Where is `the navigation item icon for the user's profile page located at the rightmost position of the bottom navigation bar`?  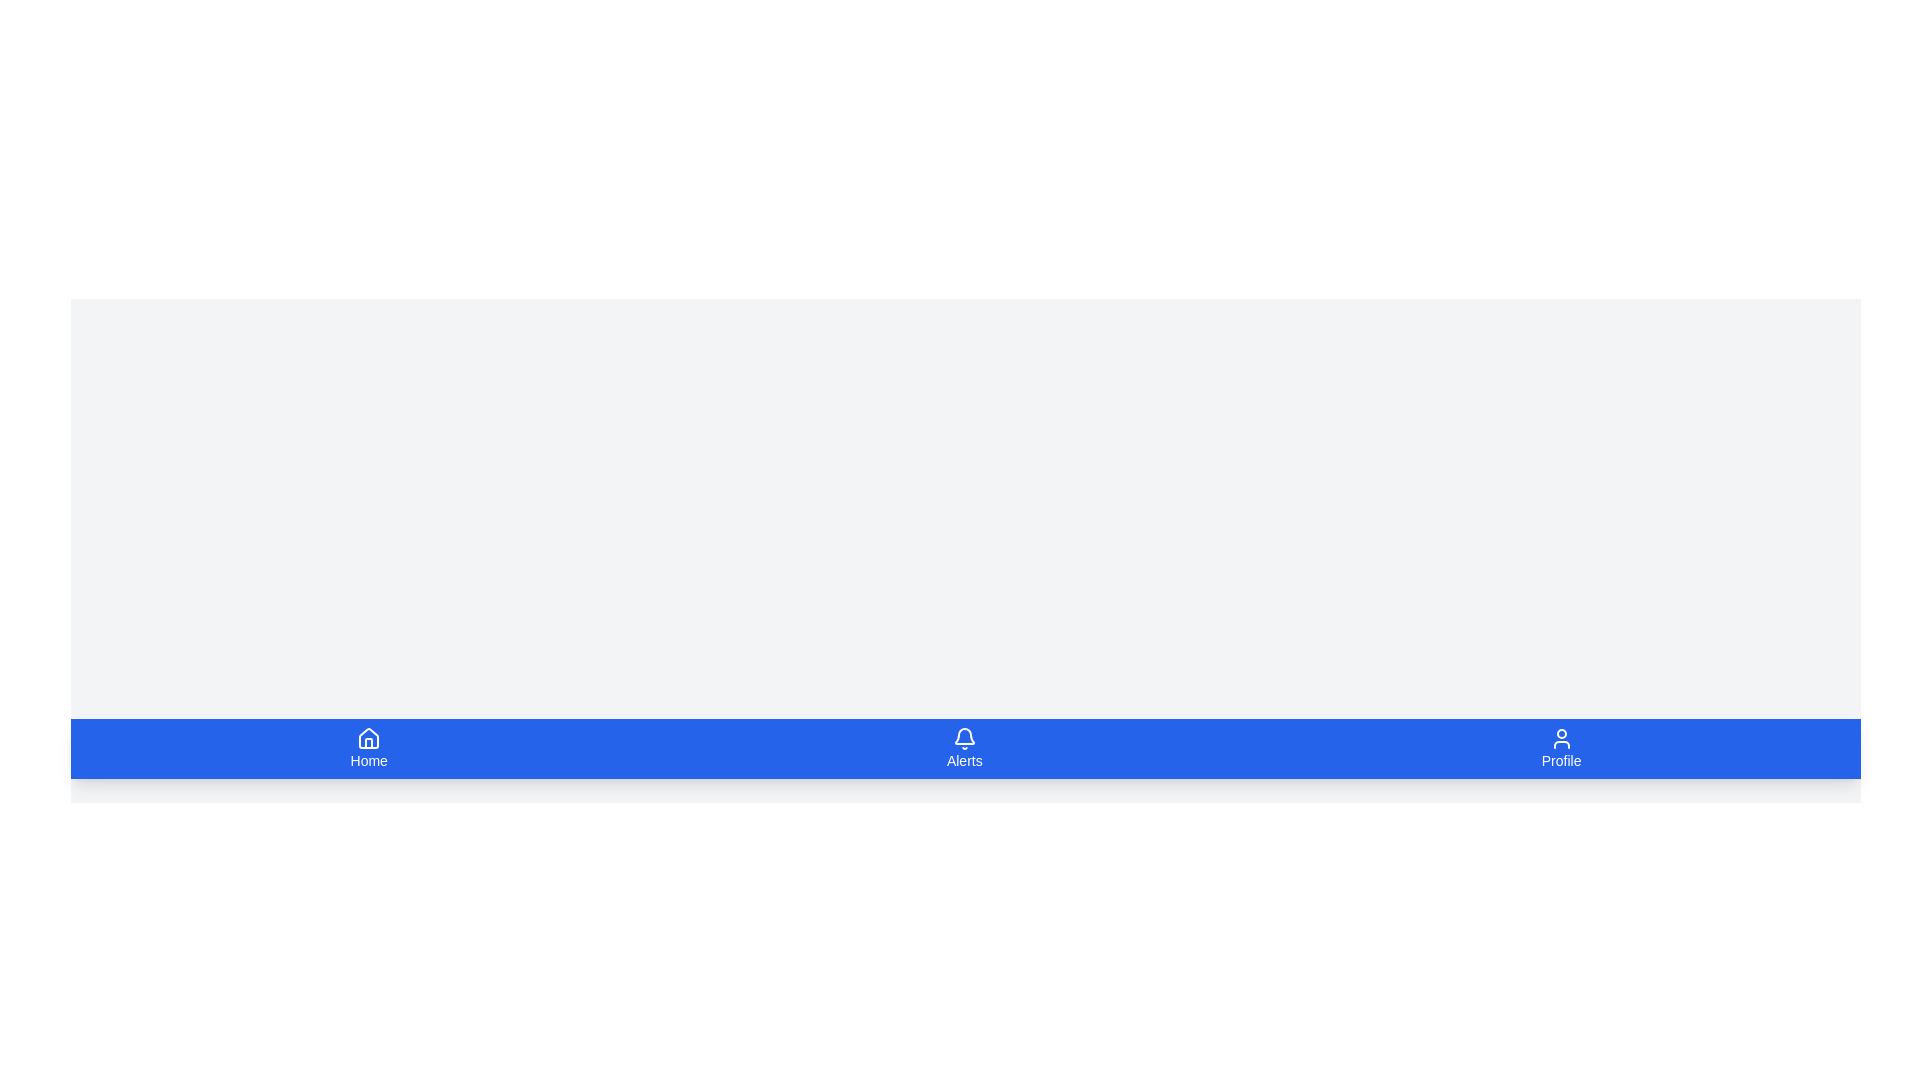
the navigation item icon for the user's profile page located at the rightmost position of the bottom navigation bar is located at coordinates (1560, 748).